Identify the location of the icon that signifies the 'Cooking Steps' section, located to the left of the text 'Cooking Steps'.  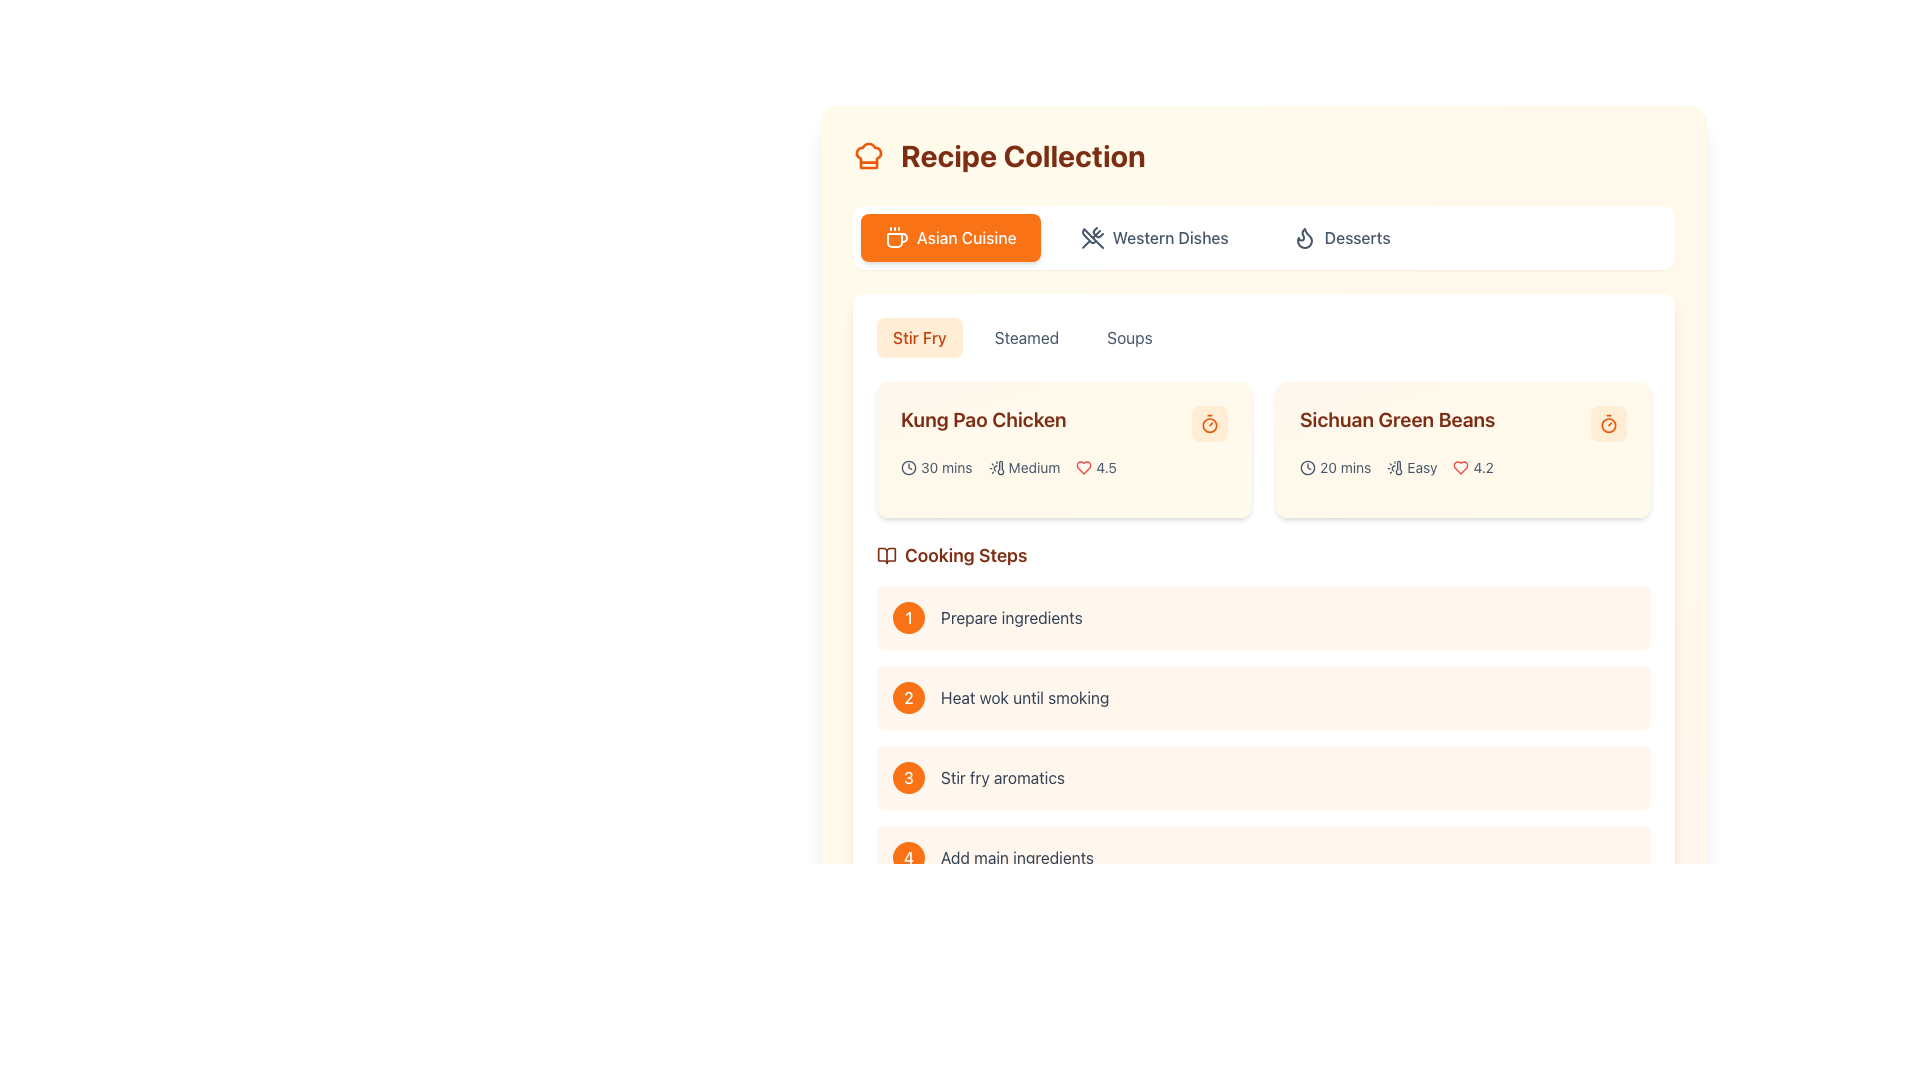
(886, 555).